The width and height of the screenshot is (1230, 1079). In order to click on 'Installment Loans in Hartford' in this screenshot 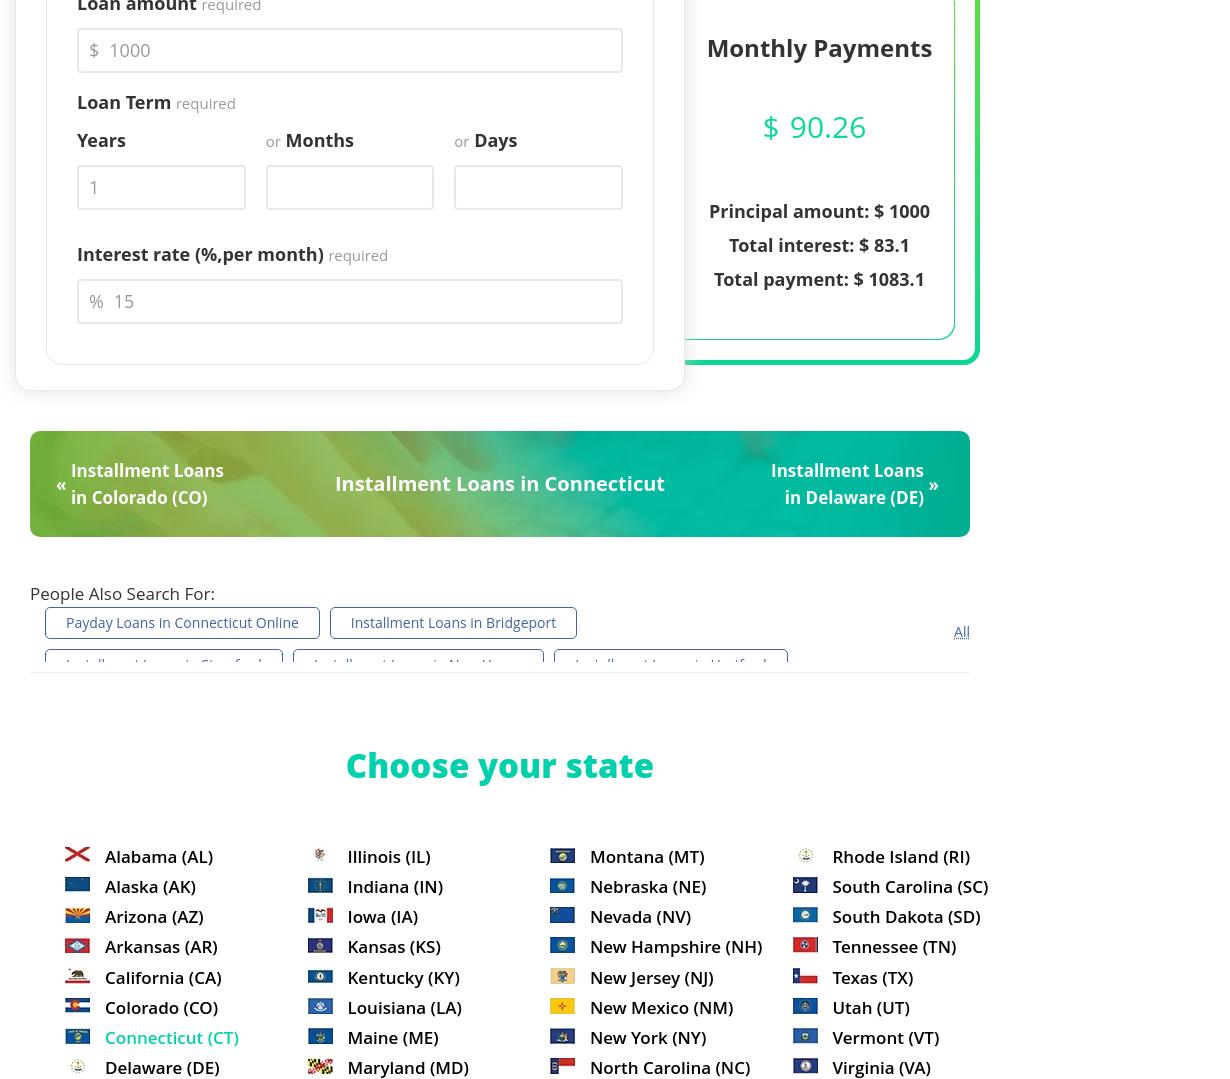, I will do `click(574, 664)`.